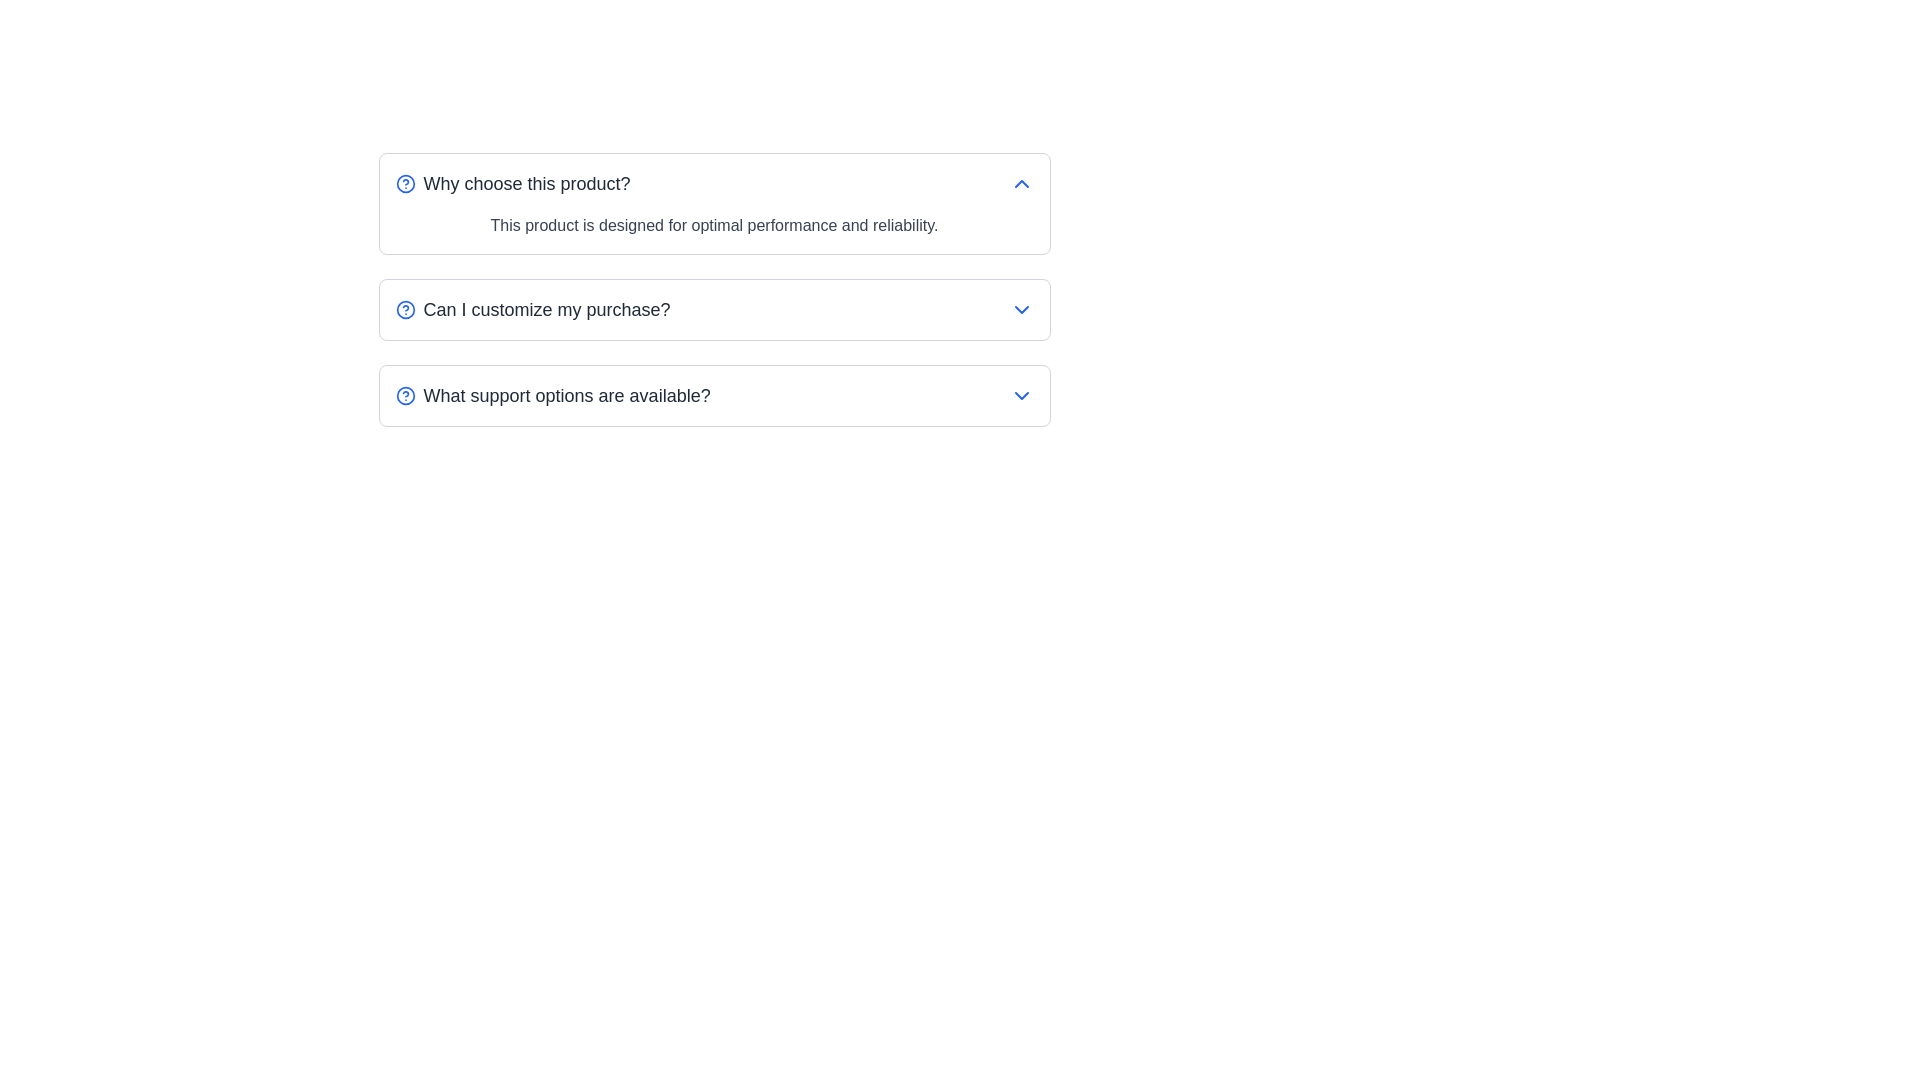  I want to click on the informational icon located at the upper-left corner of the 'Why choose this product?' section, so click(404, 184).